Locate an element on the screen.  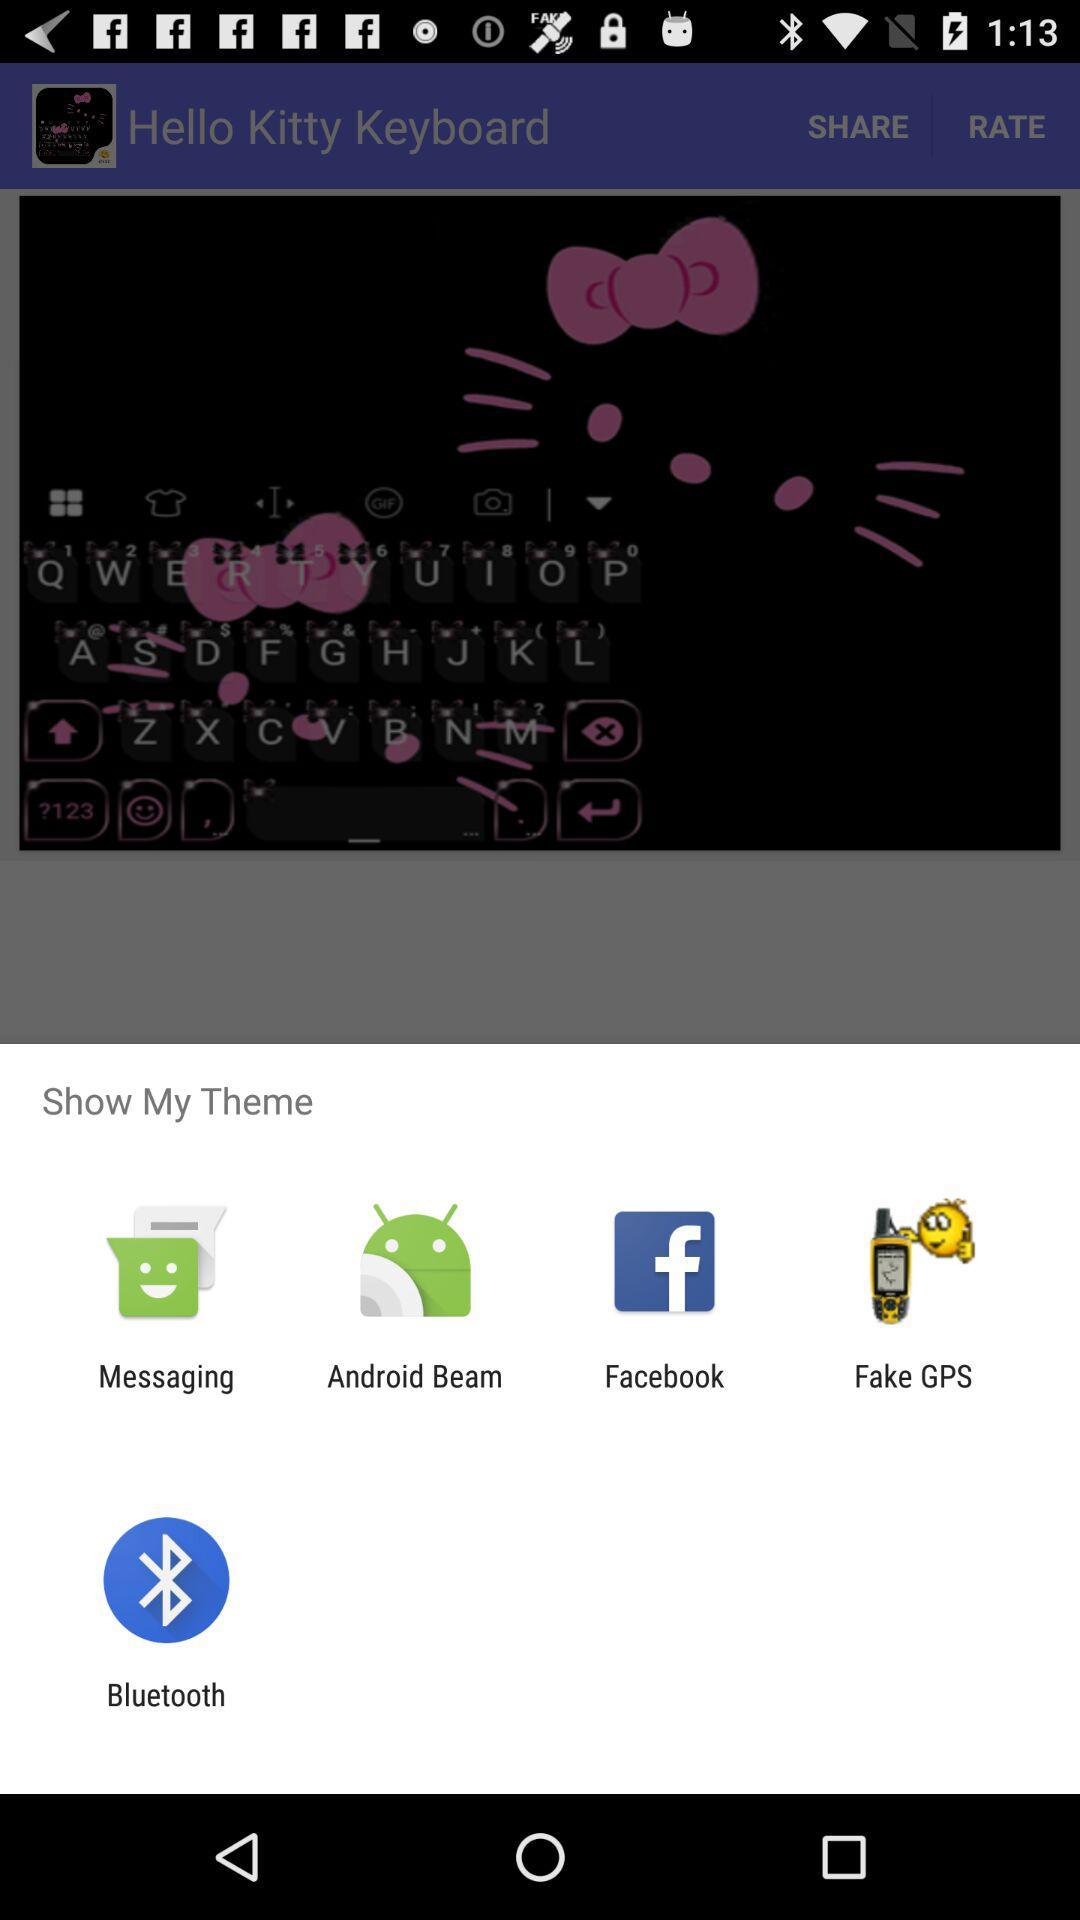
bluetooth item is located at coordinates (165, 1711).